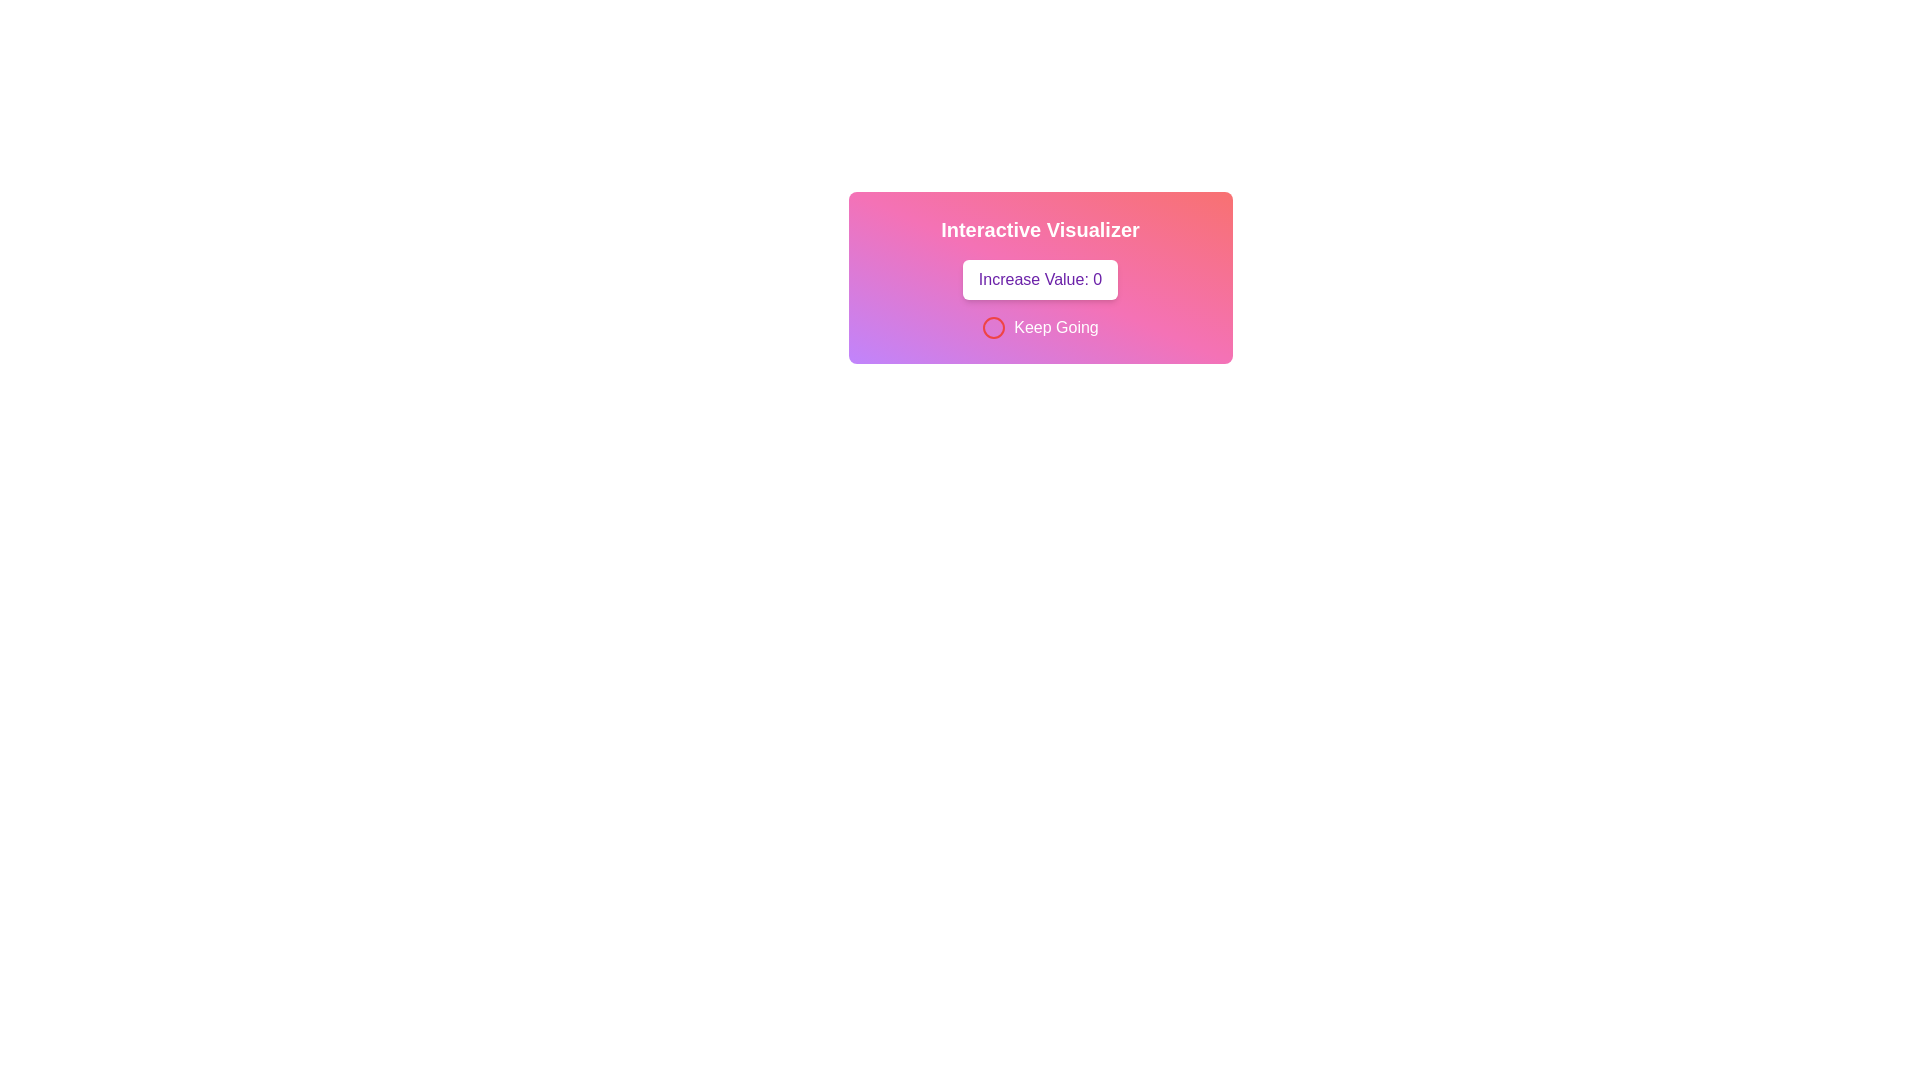 This screenshot has height=1080, width=1920. Describe the element at coordinates (1055, 326) in the screenshot. I see `the text label displaying 'Keep Going', which is styled in white font and located centrally within its colorful gradient-styled card` at that location.